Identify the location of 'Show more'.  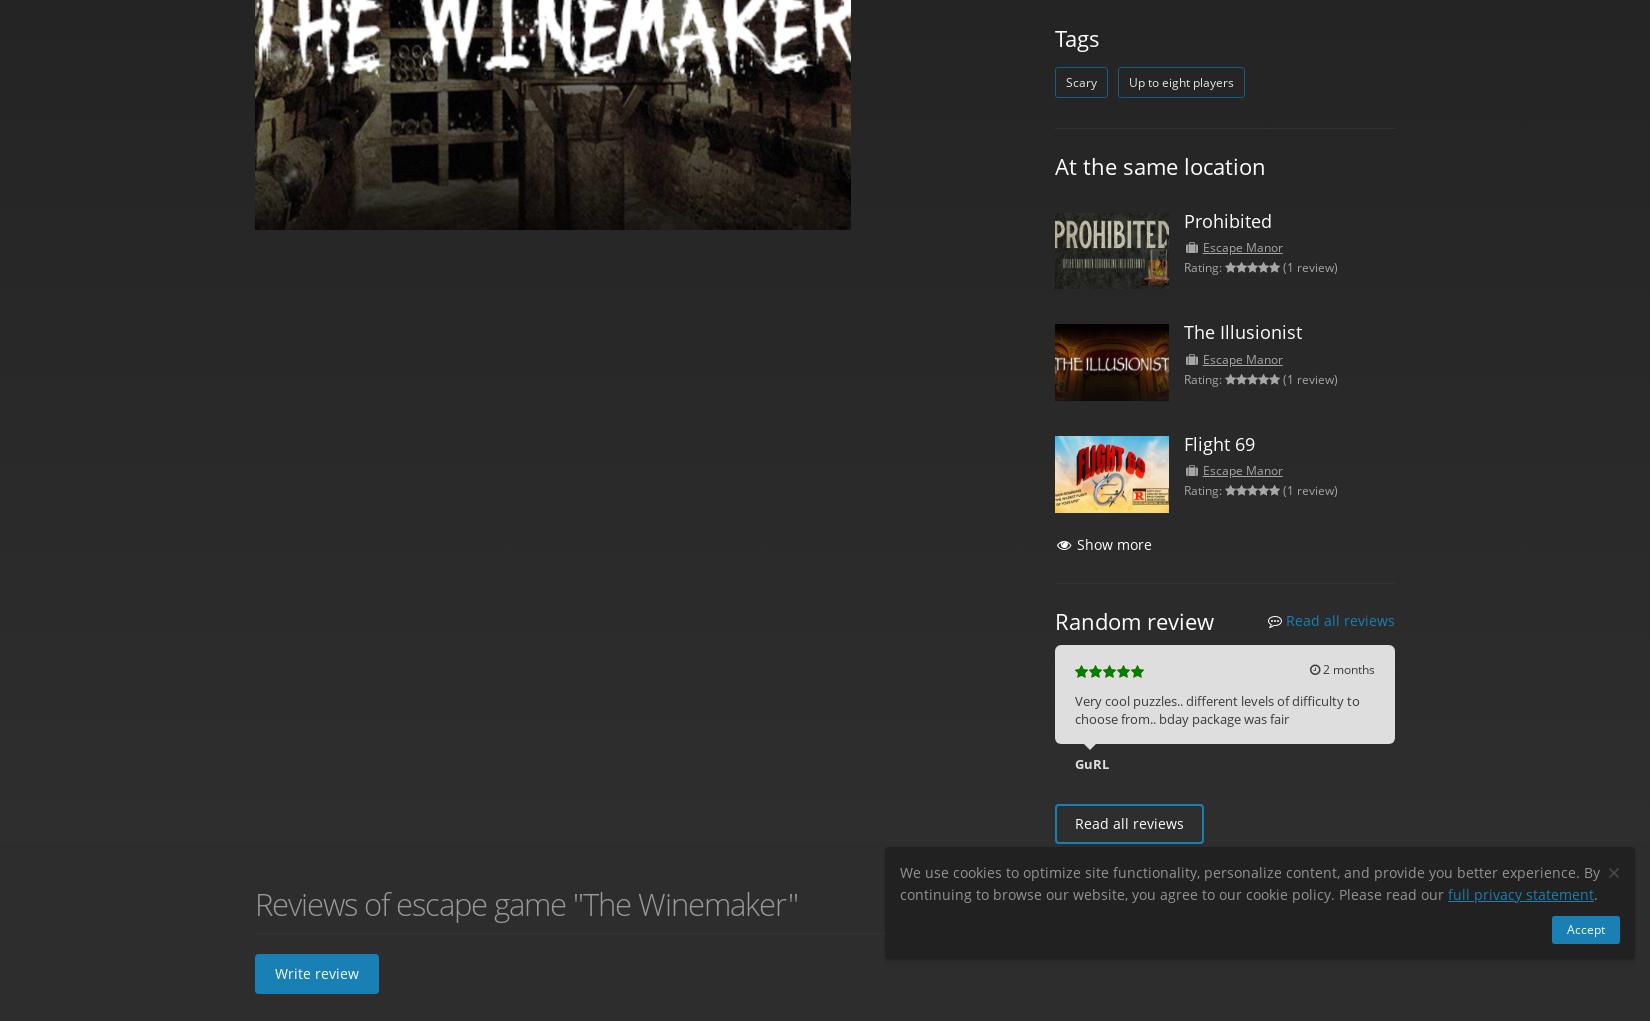
(1114, 543).